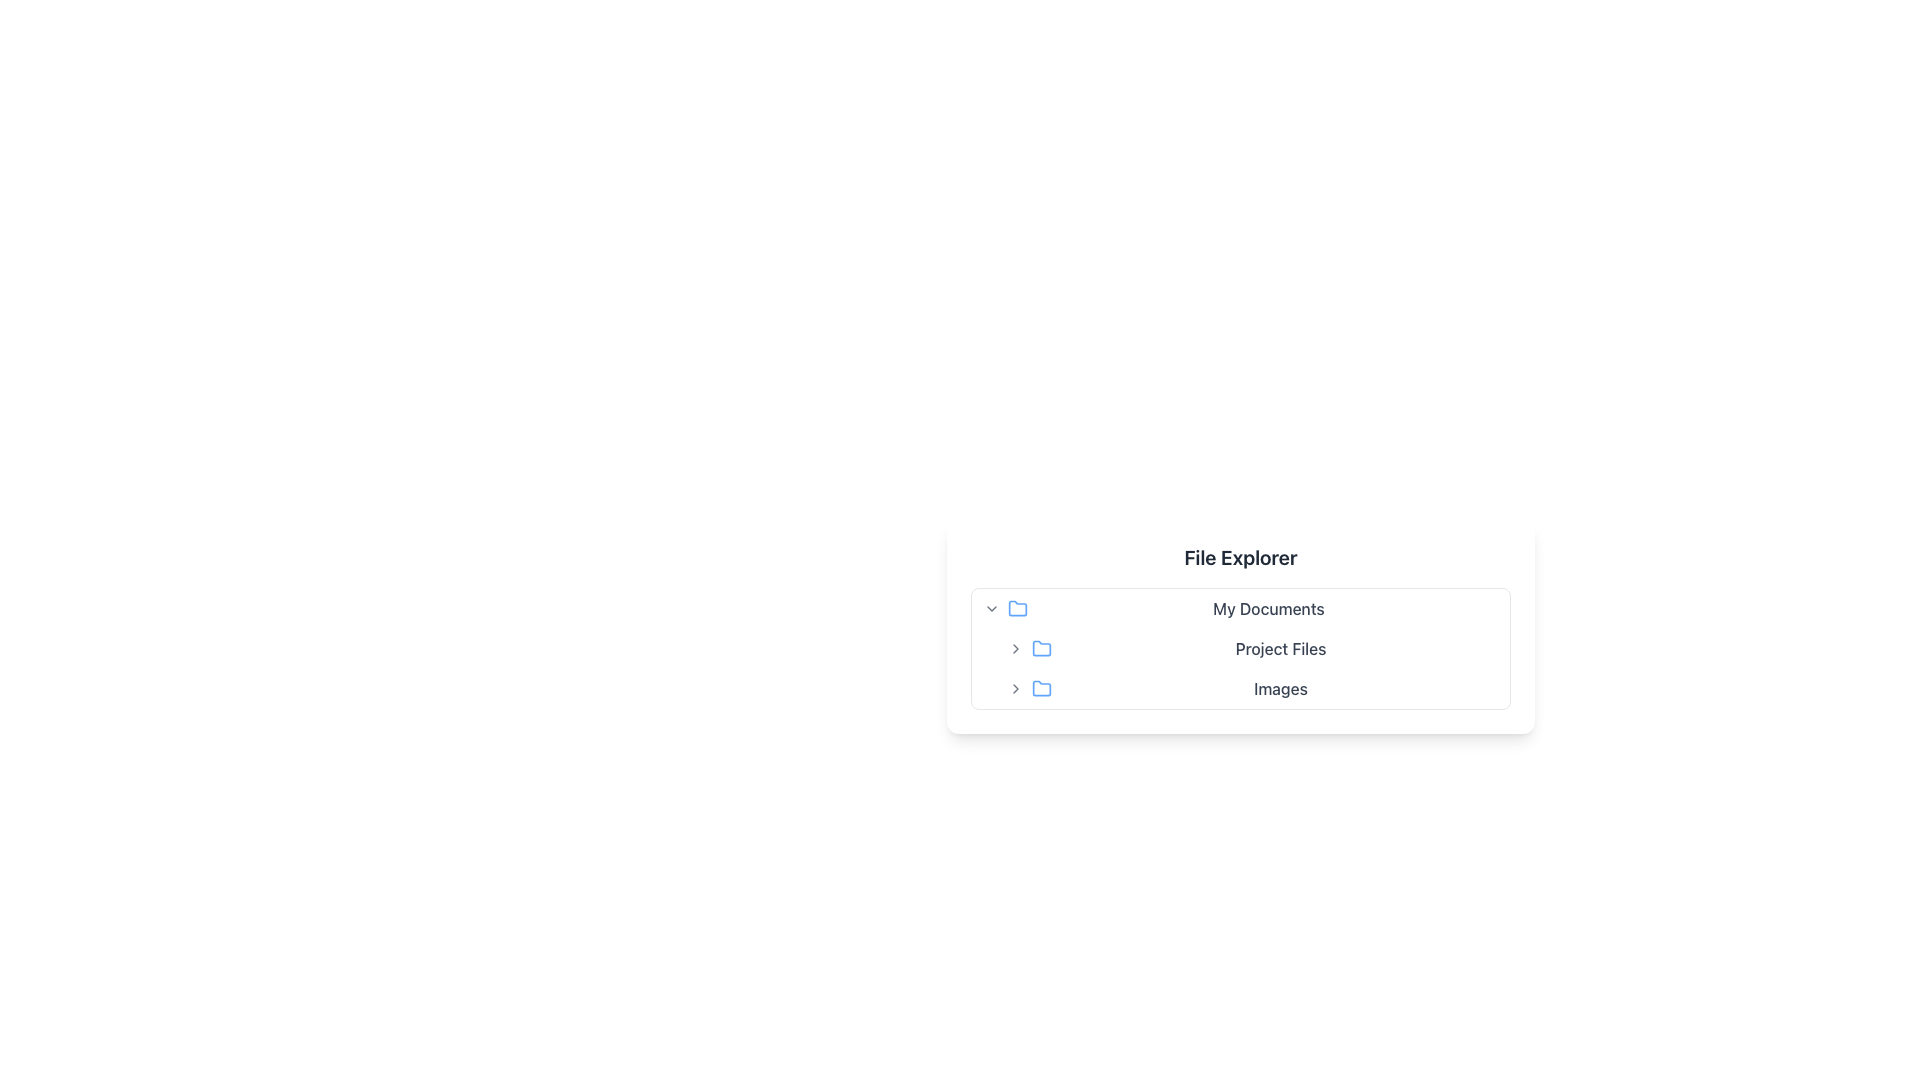 This screenshot has width=1920, height=1080. Describe the element at coordinates (1240, 647) in the screenshot. I see `an item in the File navigation panel, which is centrally positioned under the 'File Explorer' heading` at that location.